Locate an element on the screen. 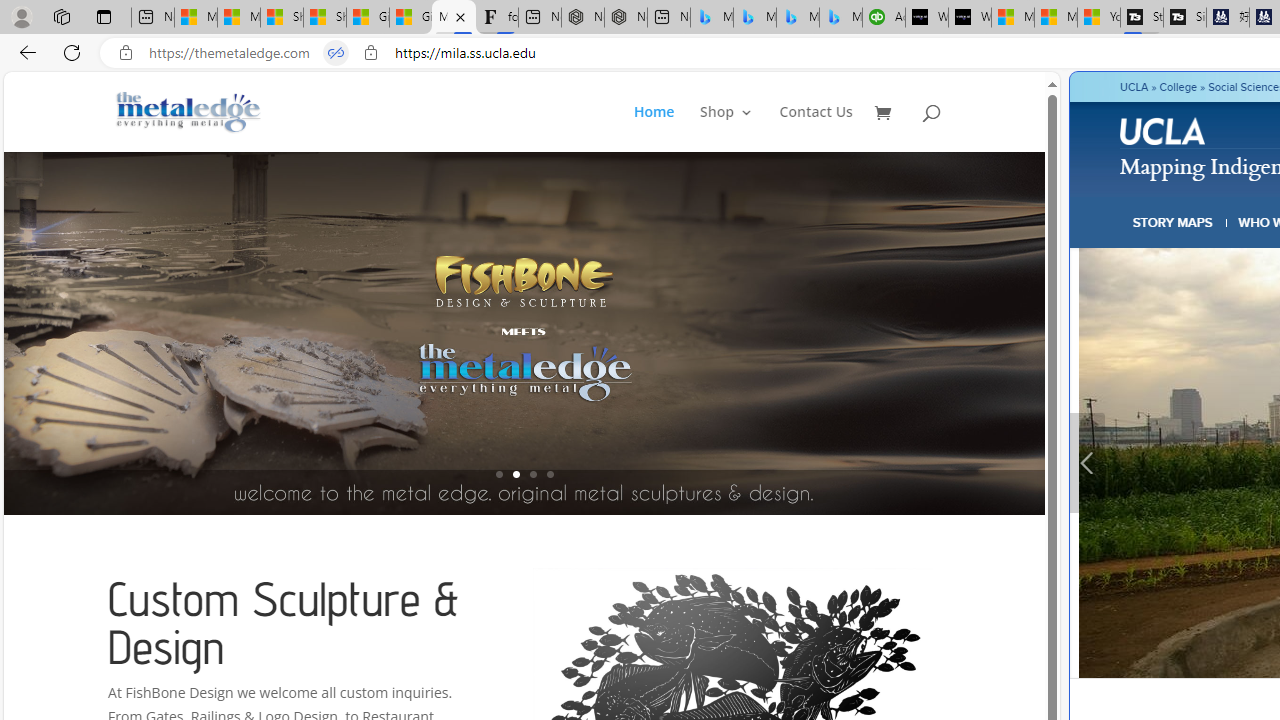 The image size is (1280, 720). 'Microsoft Bing Travel - Shangri-La Hotel Bangkok' is located at coordinates (840, 17).